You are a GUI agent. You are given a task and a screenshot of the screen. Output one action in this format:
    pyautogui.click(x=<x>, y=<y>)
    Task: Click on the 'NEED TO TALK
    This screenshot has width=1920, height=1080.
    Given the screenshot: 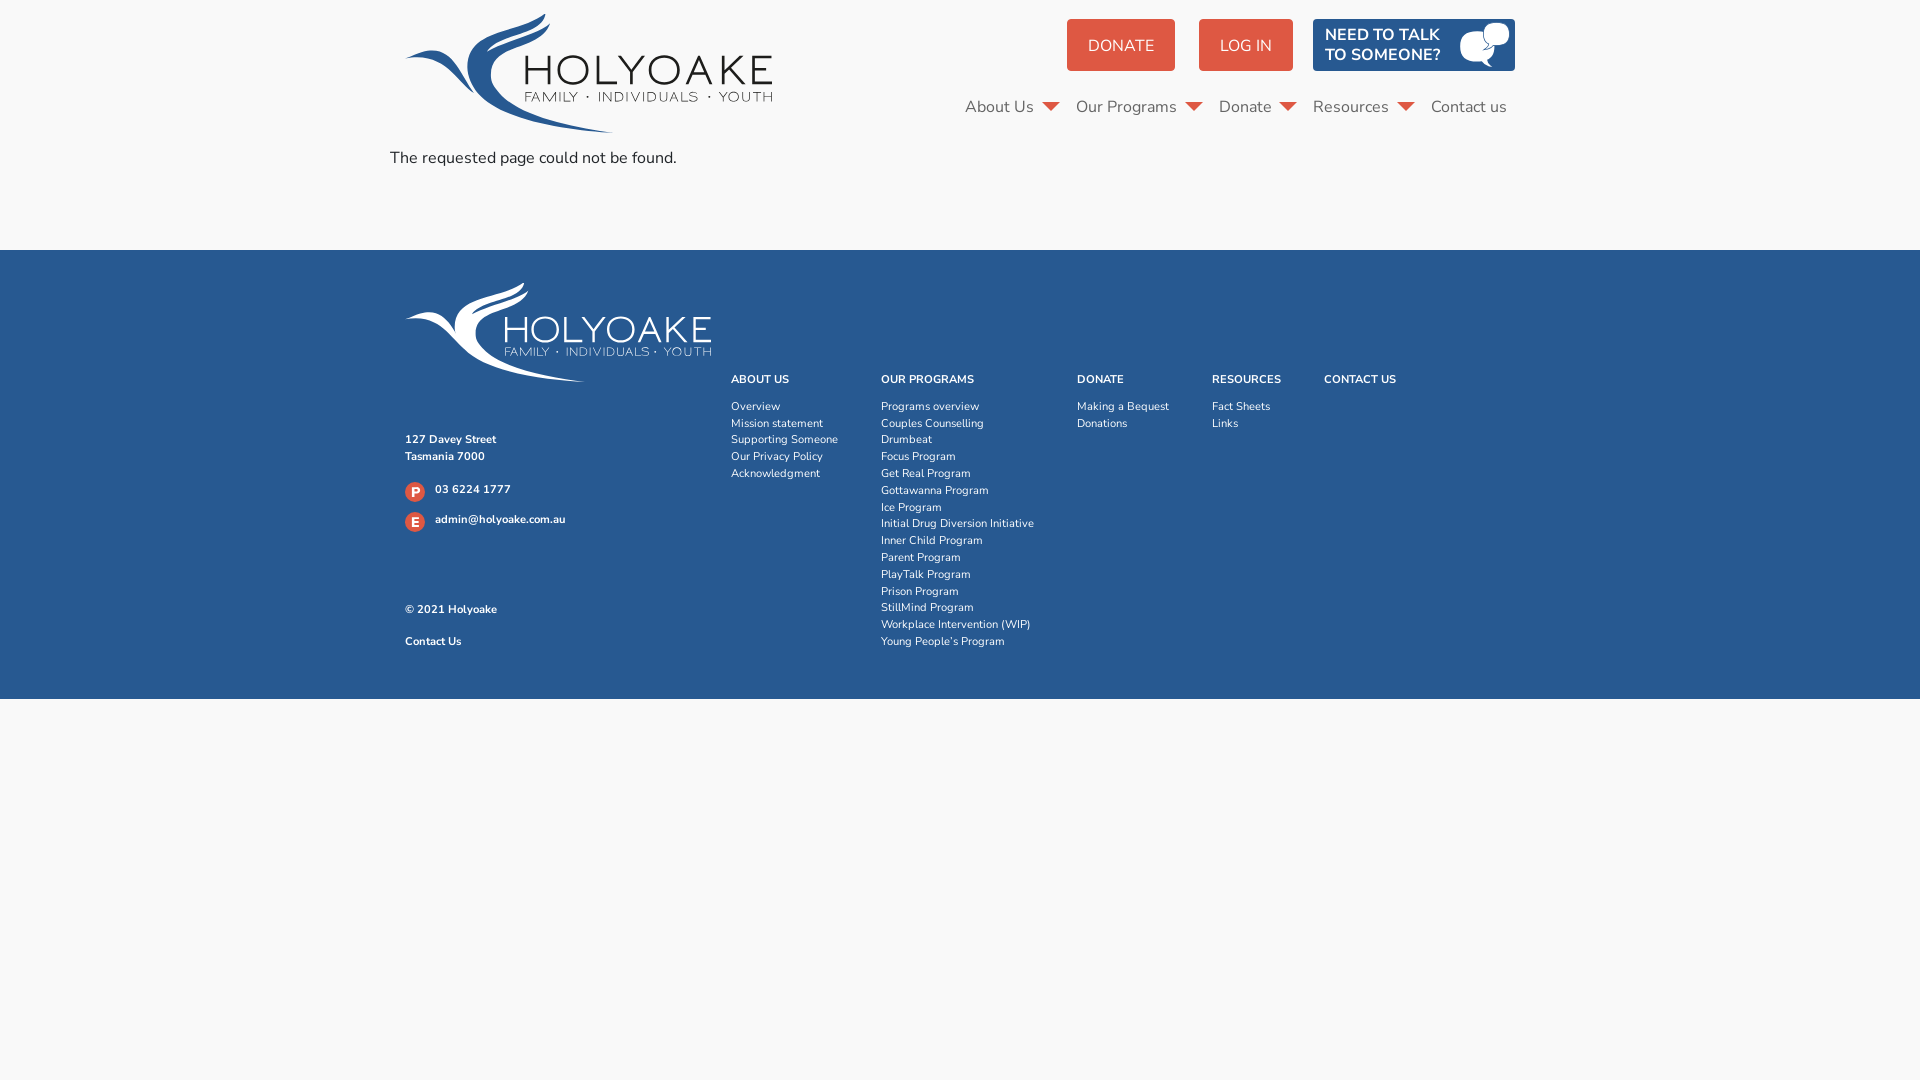 What is the action you would take?
    pyautogui.click(x=1413, y=45)
    